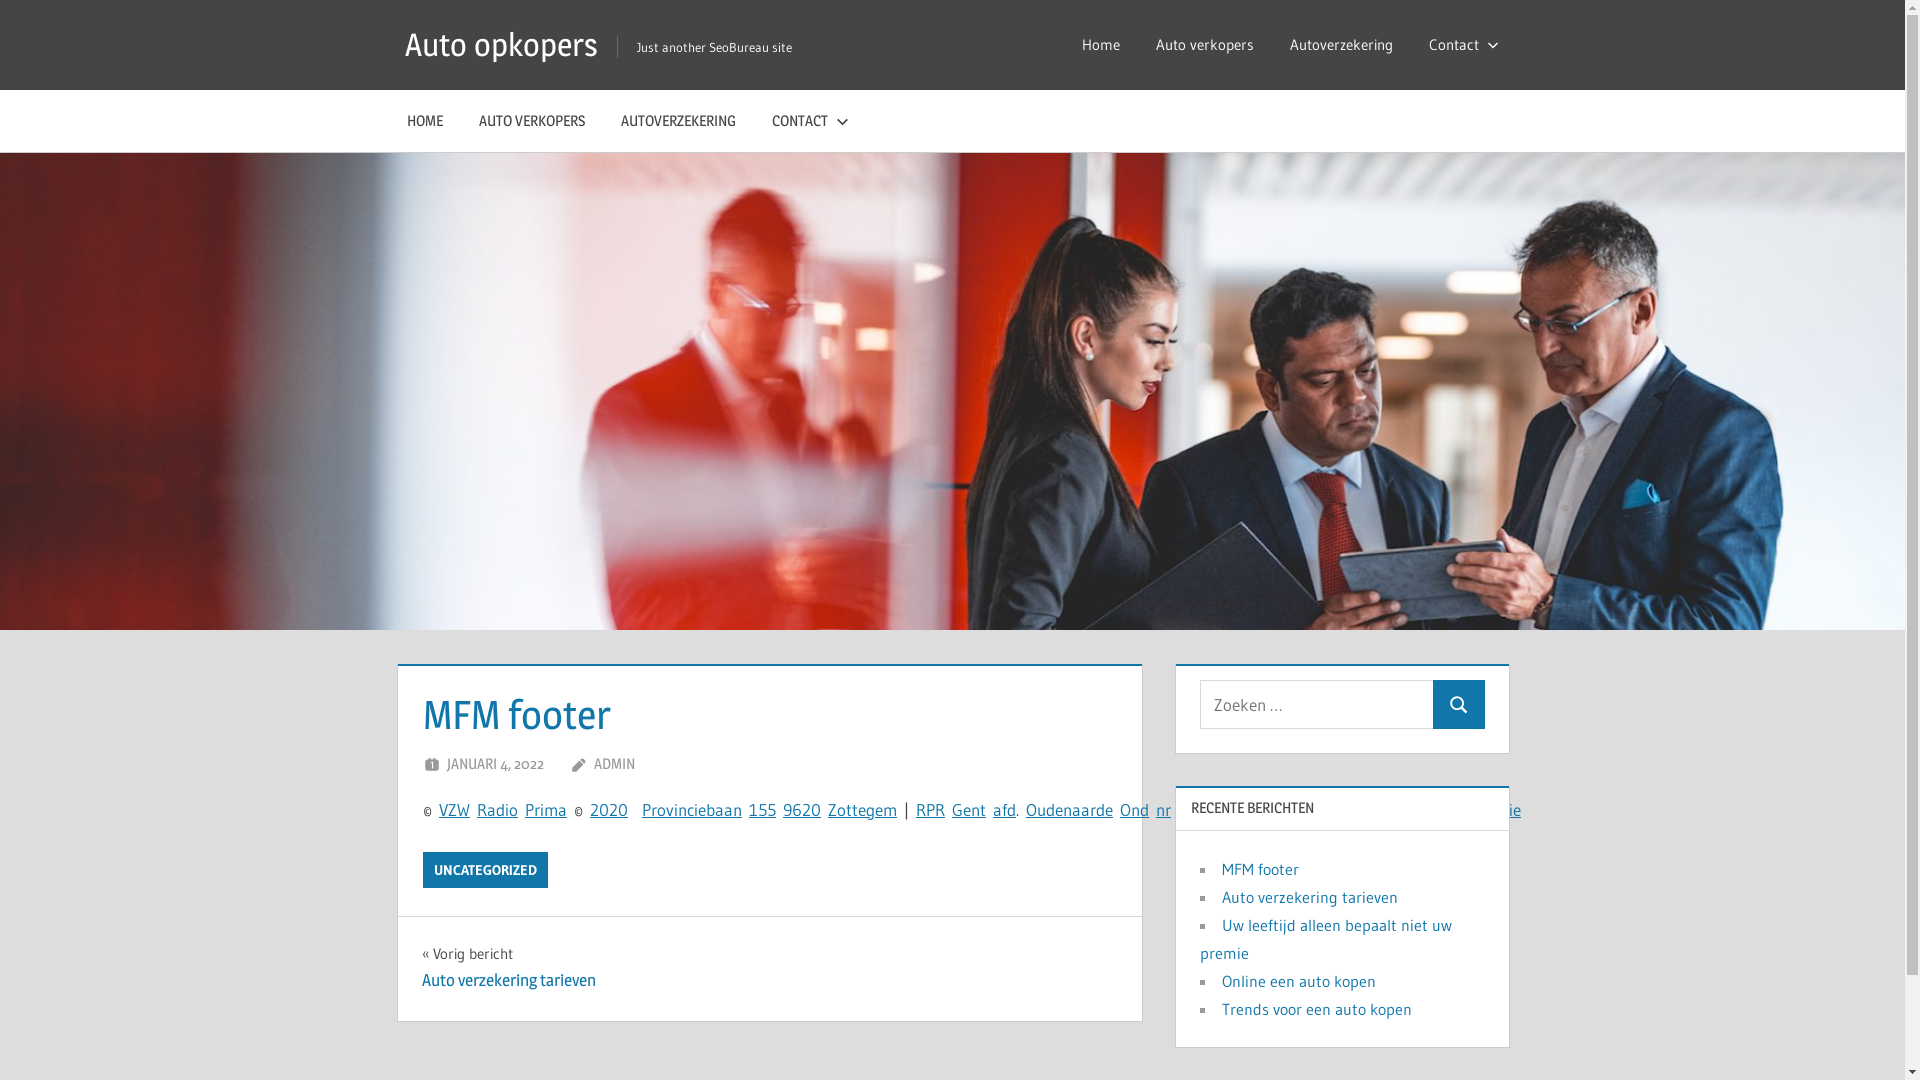 The image size is (1920, 1080). Describe the element at coordinates (622, 808) in the screenshot. I see `'0'` at that location.